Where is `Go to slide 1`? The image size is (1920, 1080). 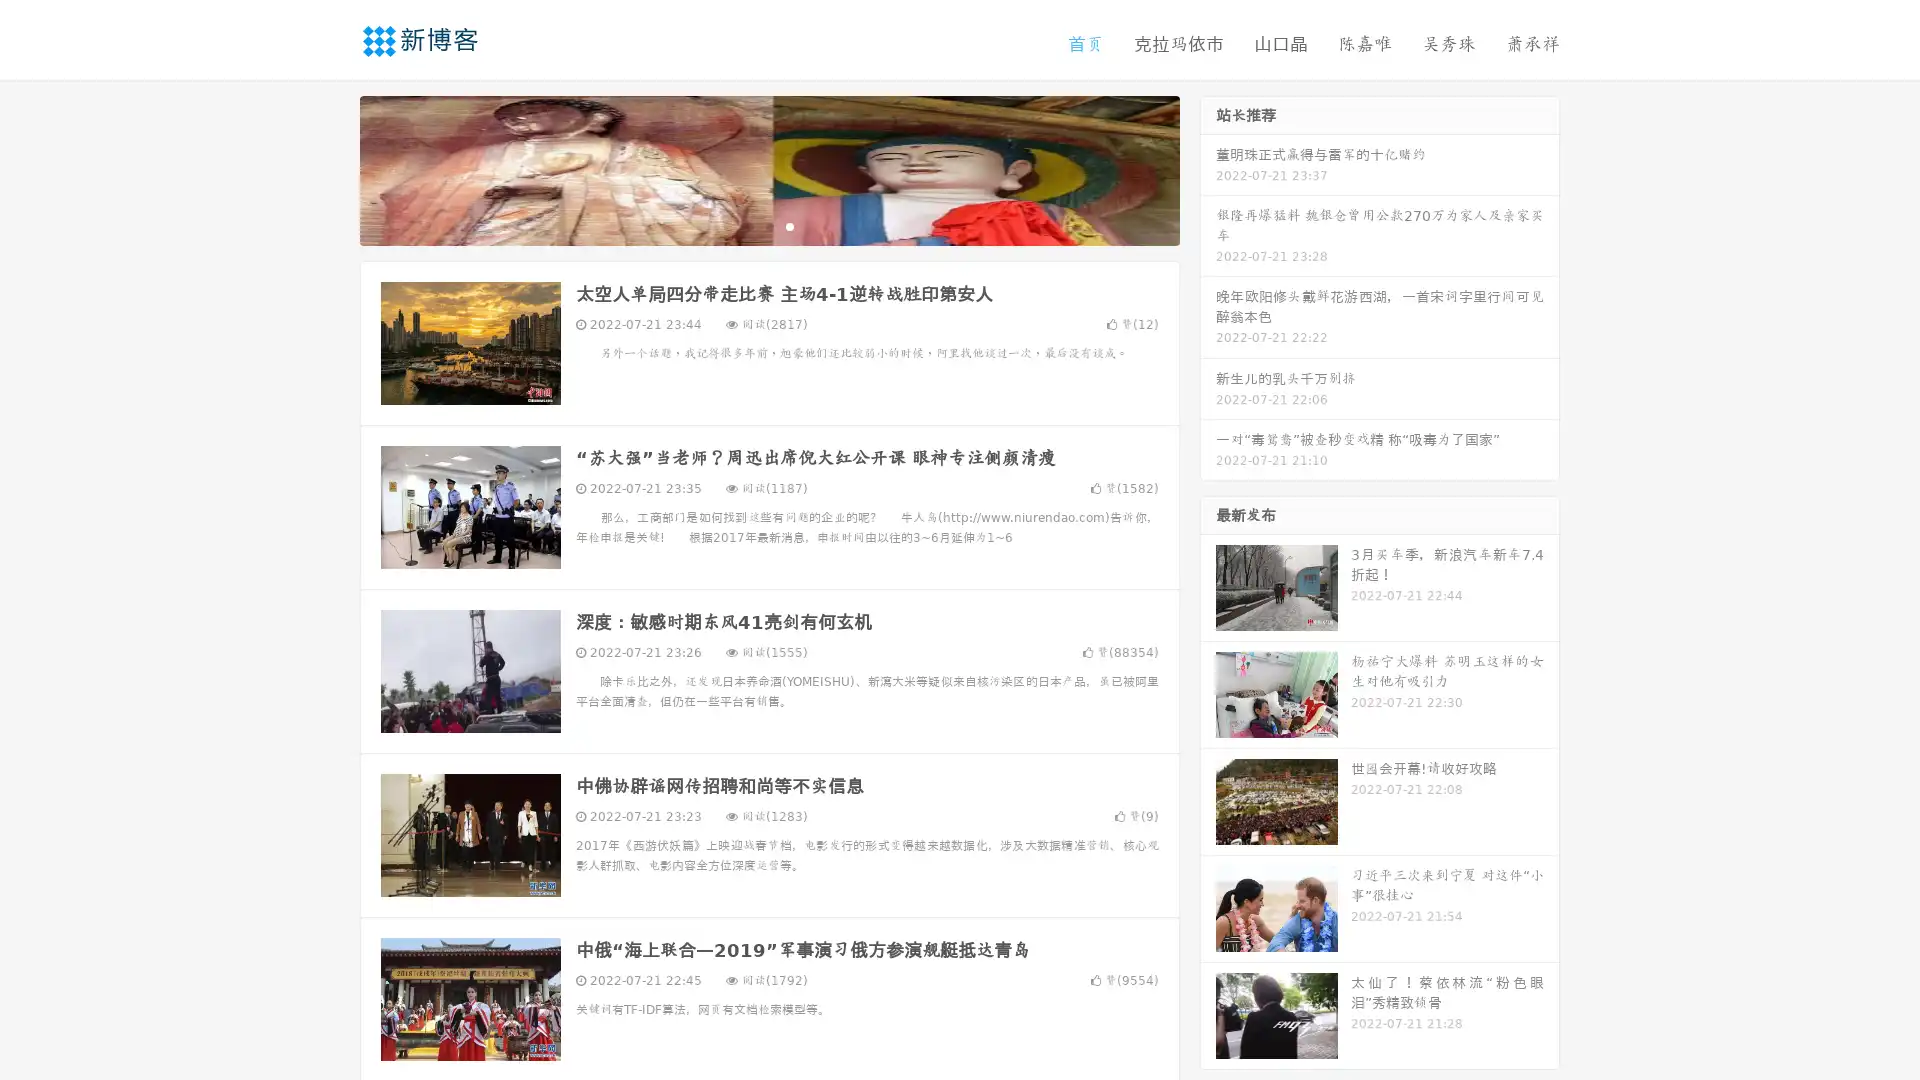
Go to slide 1 is located at coordinates (748, 225).